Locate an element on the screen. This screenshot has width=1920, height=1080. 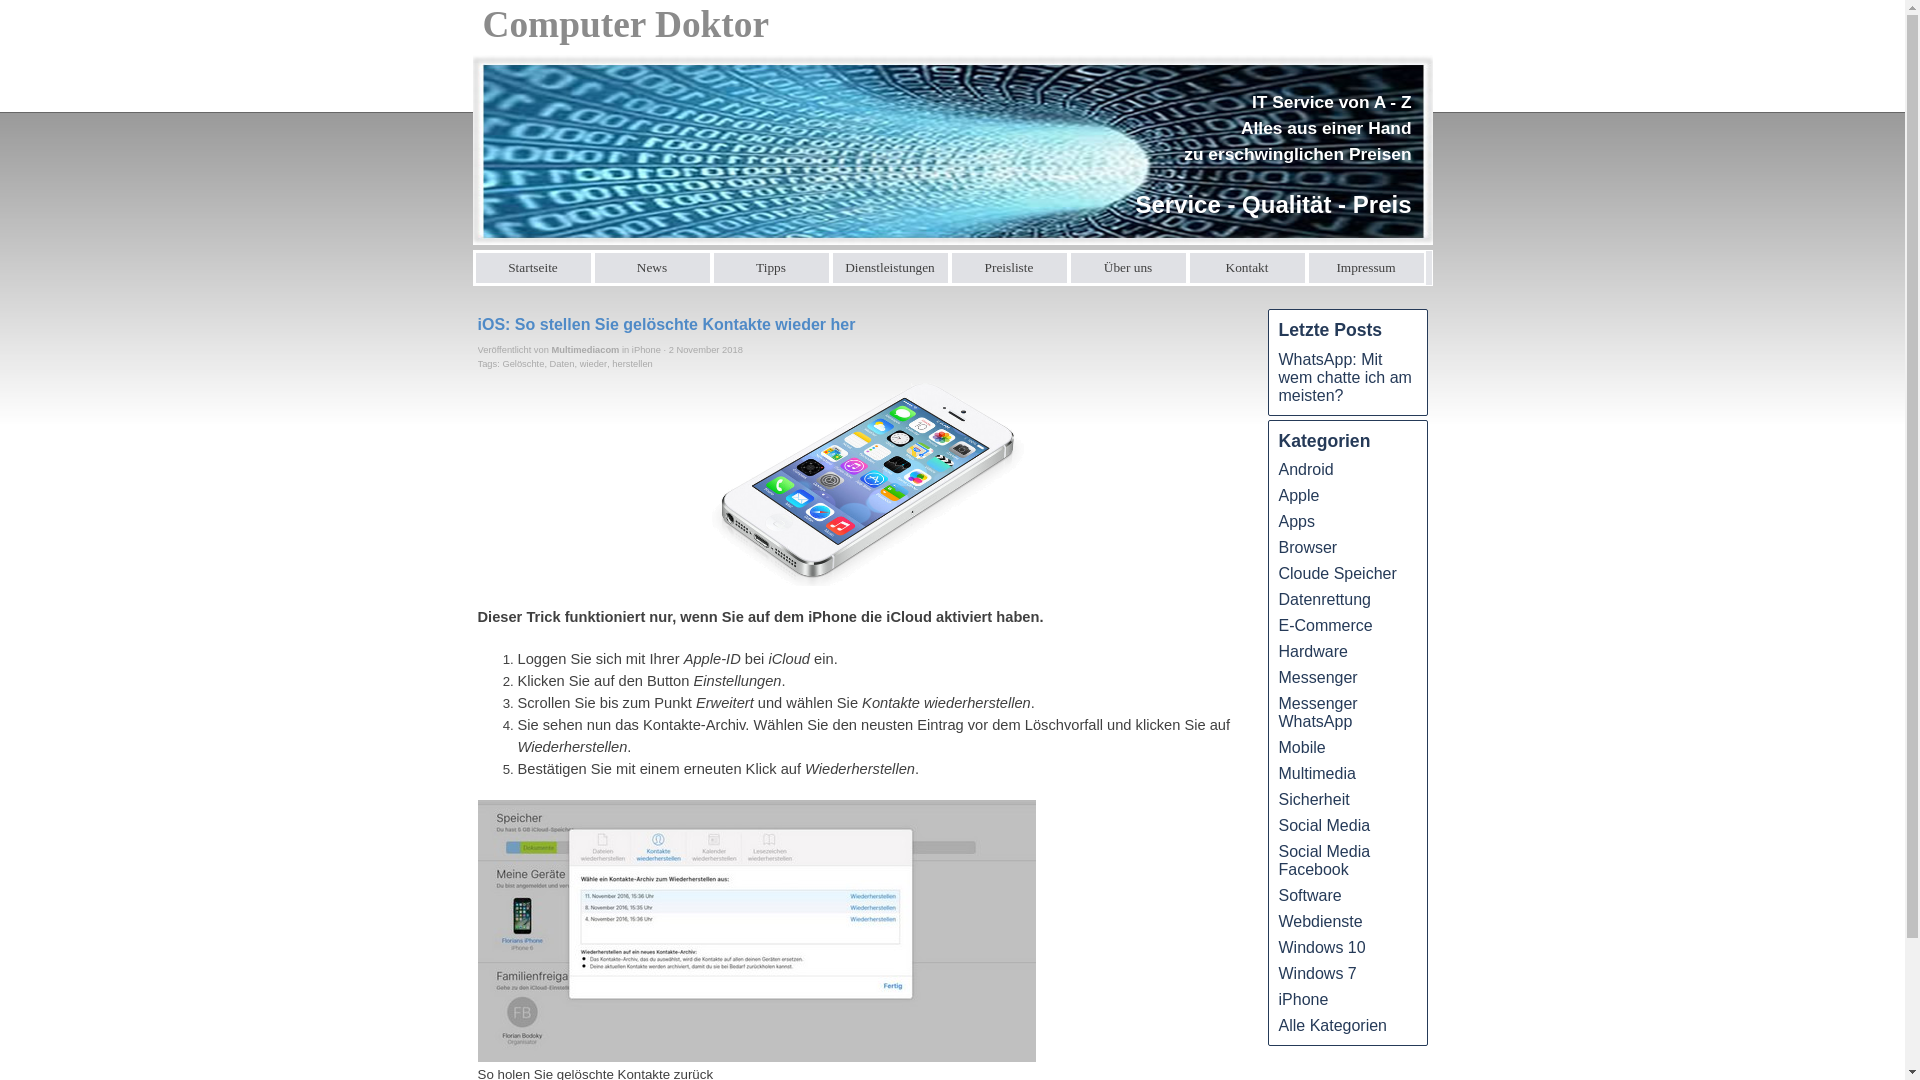
'Startseite' is located at coordinates (533, 266).